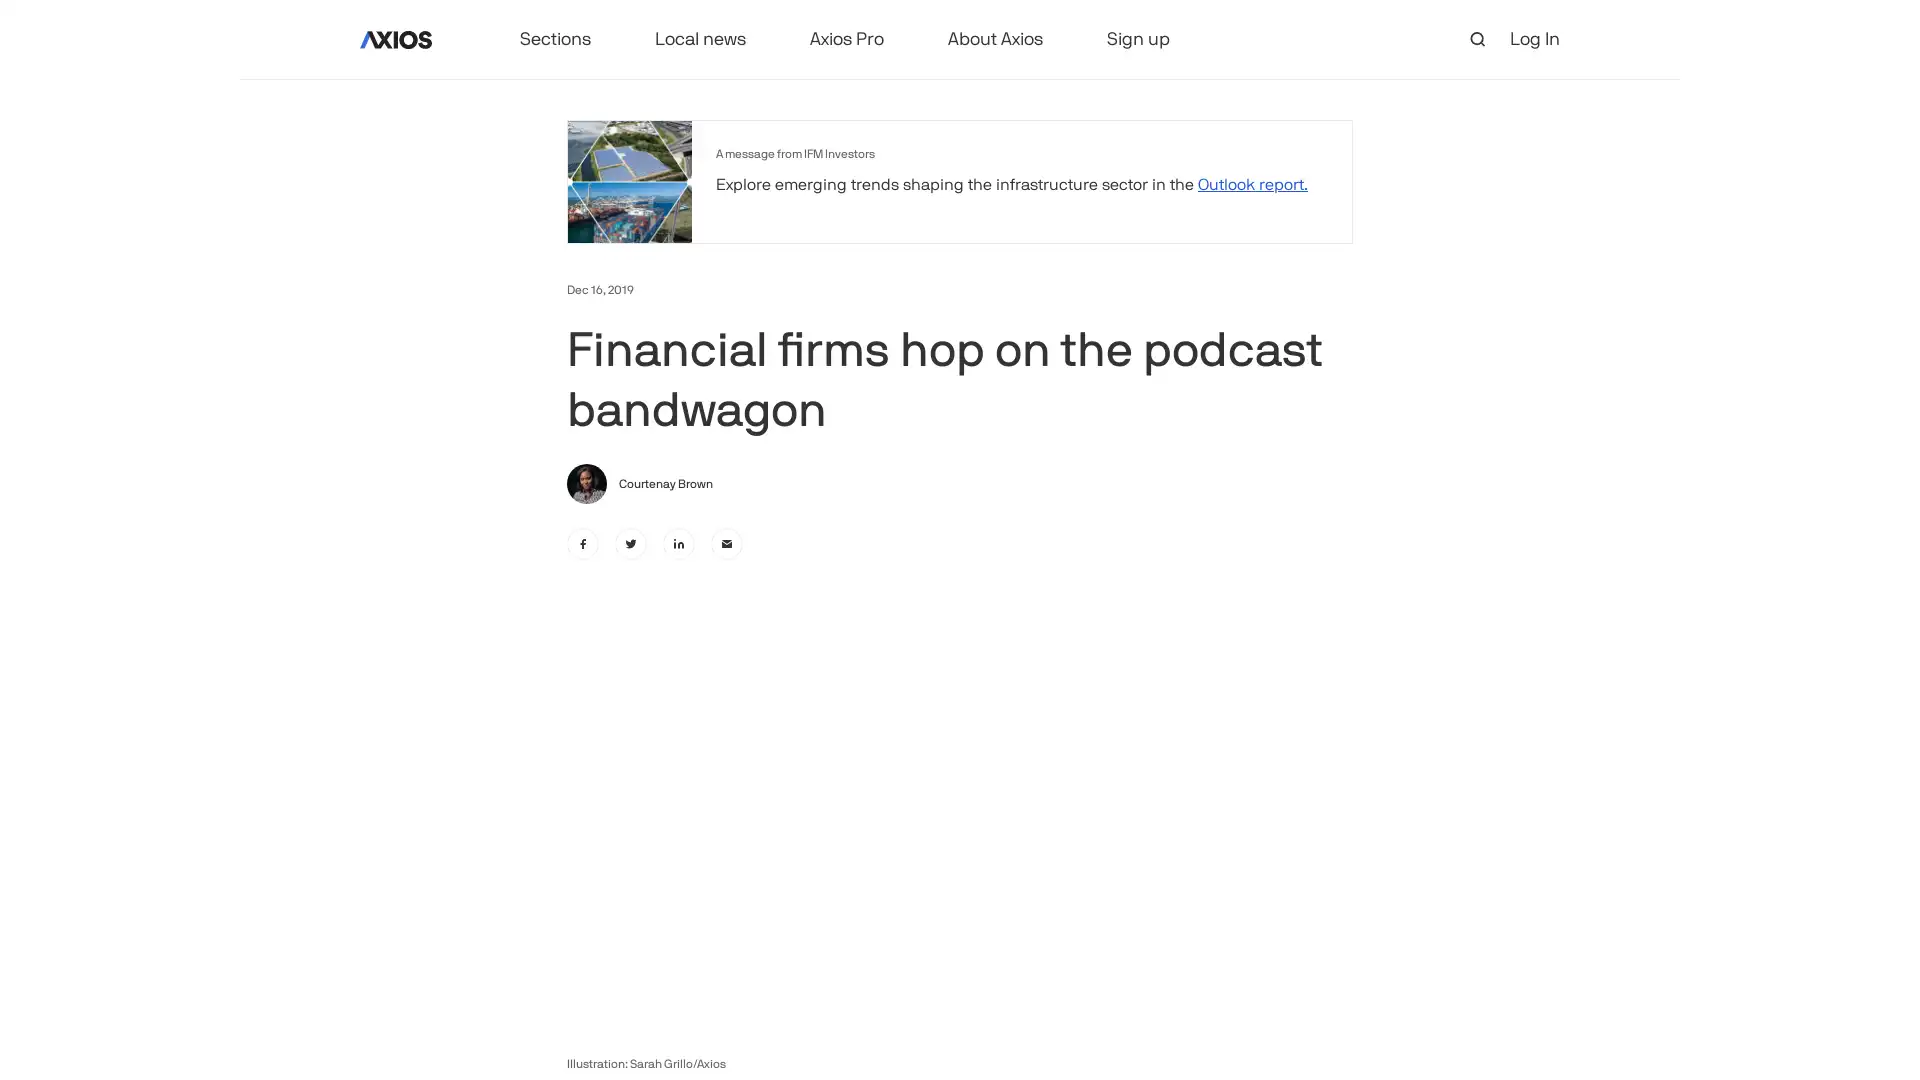 Image resolution: width=1920 pixels, height=1080 pixels. I want to click on email, so click(724, 543).